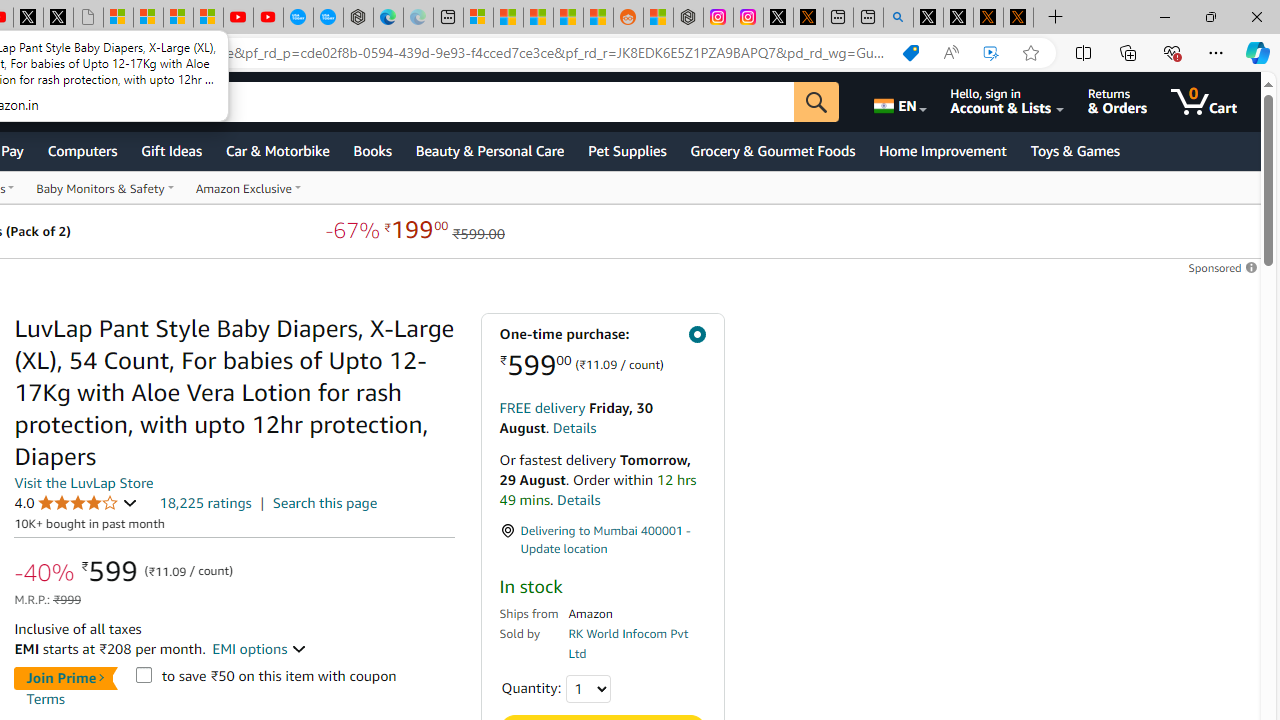  I want to click on 'github - Search', so click(897, 17).